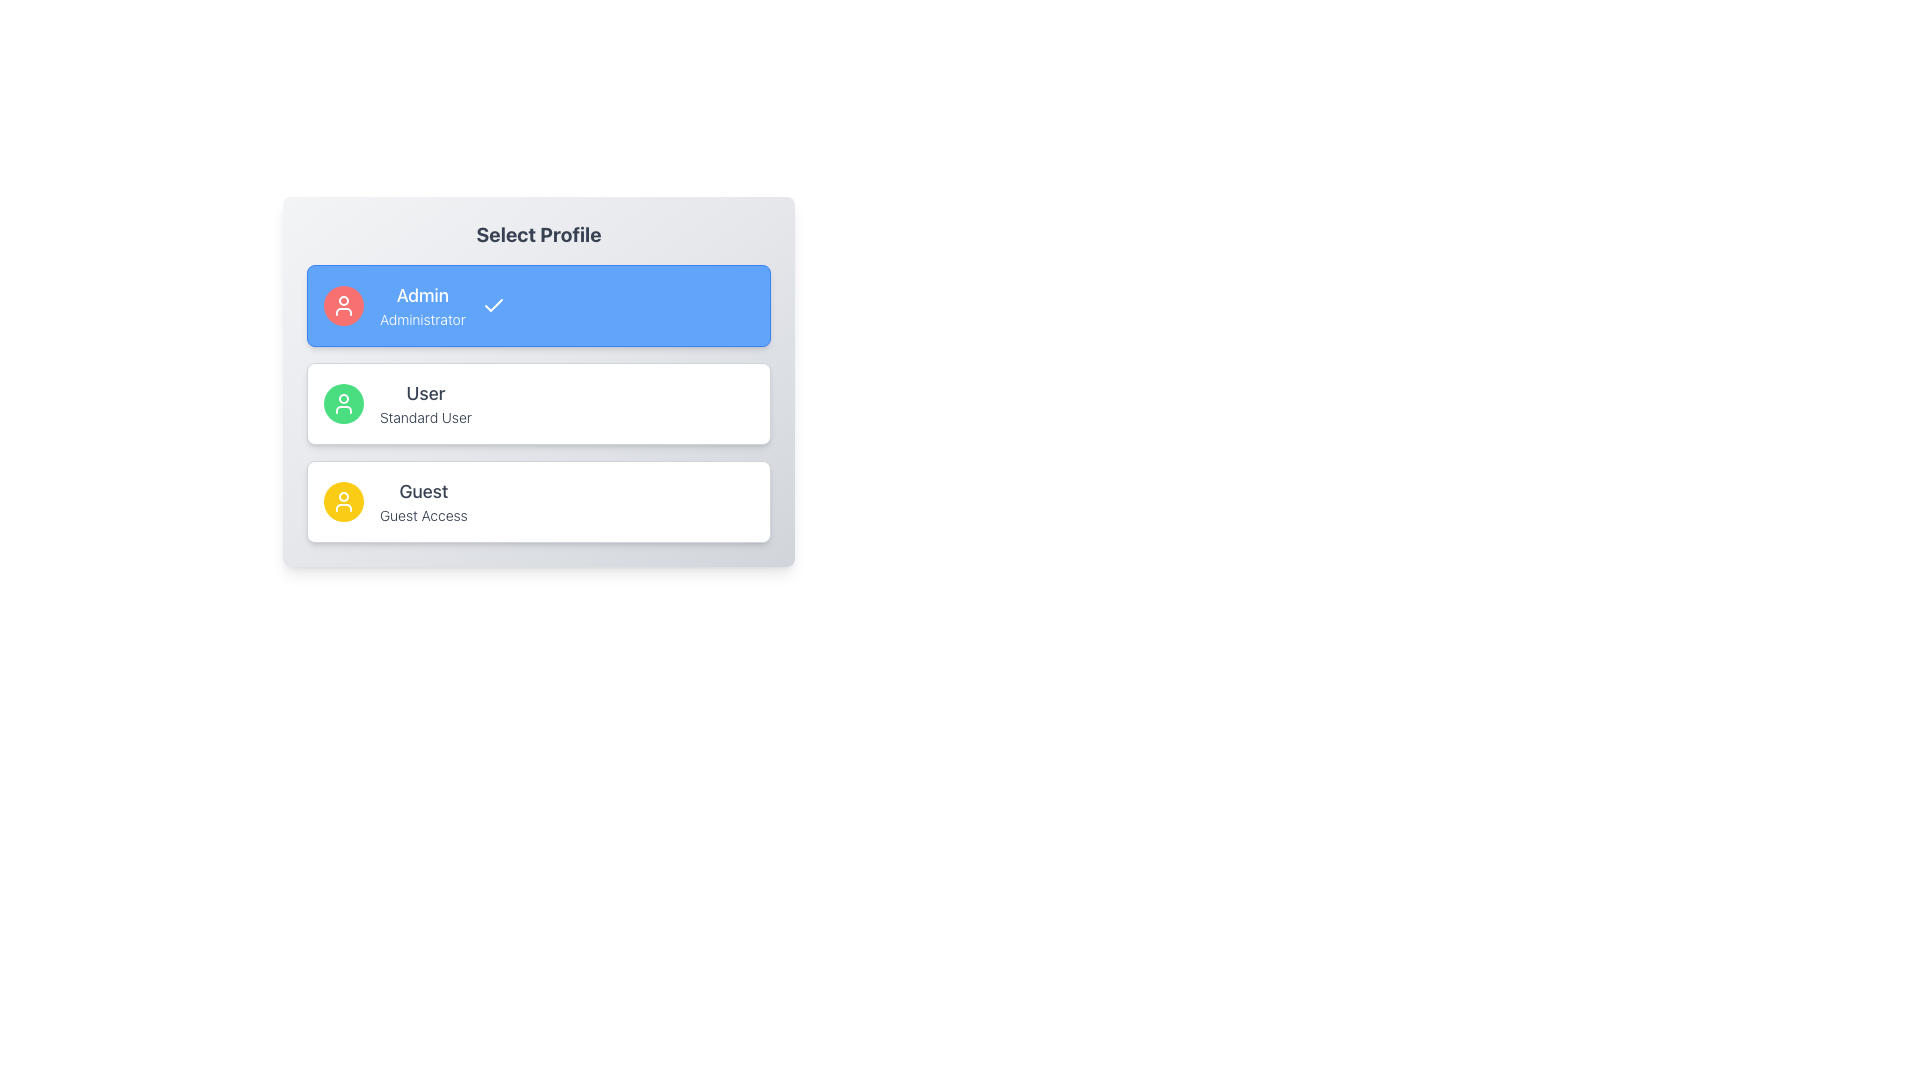 The width and height of the screenshot is (1920, 1080). I want to click on the 'User' button located under the 'Select Profile' title, so click(538, 404).